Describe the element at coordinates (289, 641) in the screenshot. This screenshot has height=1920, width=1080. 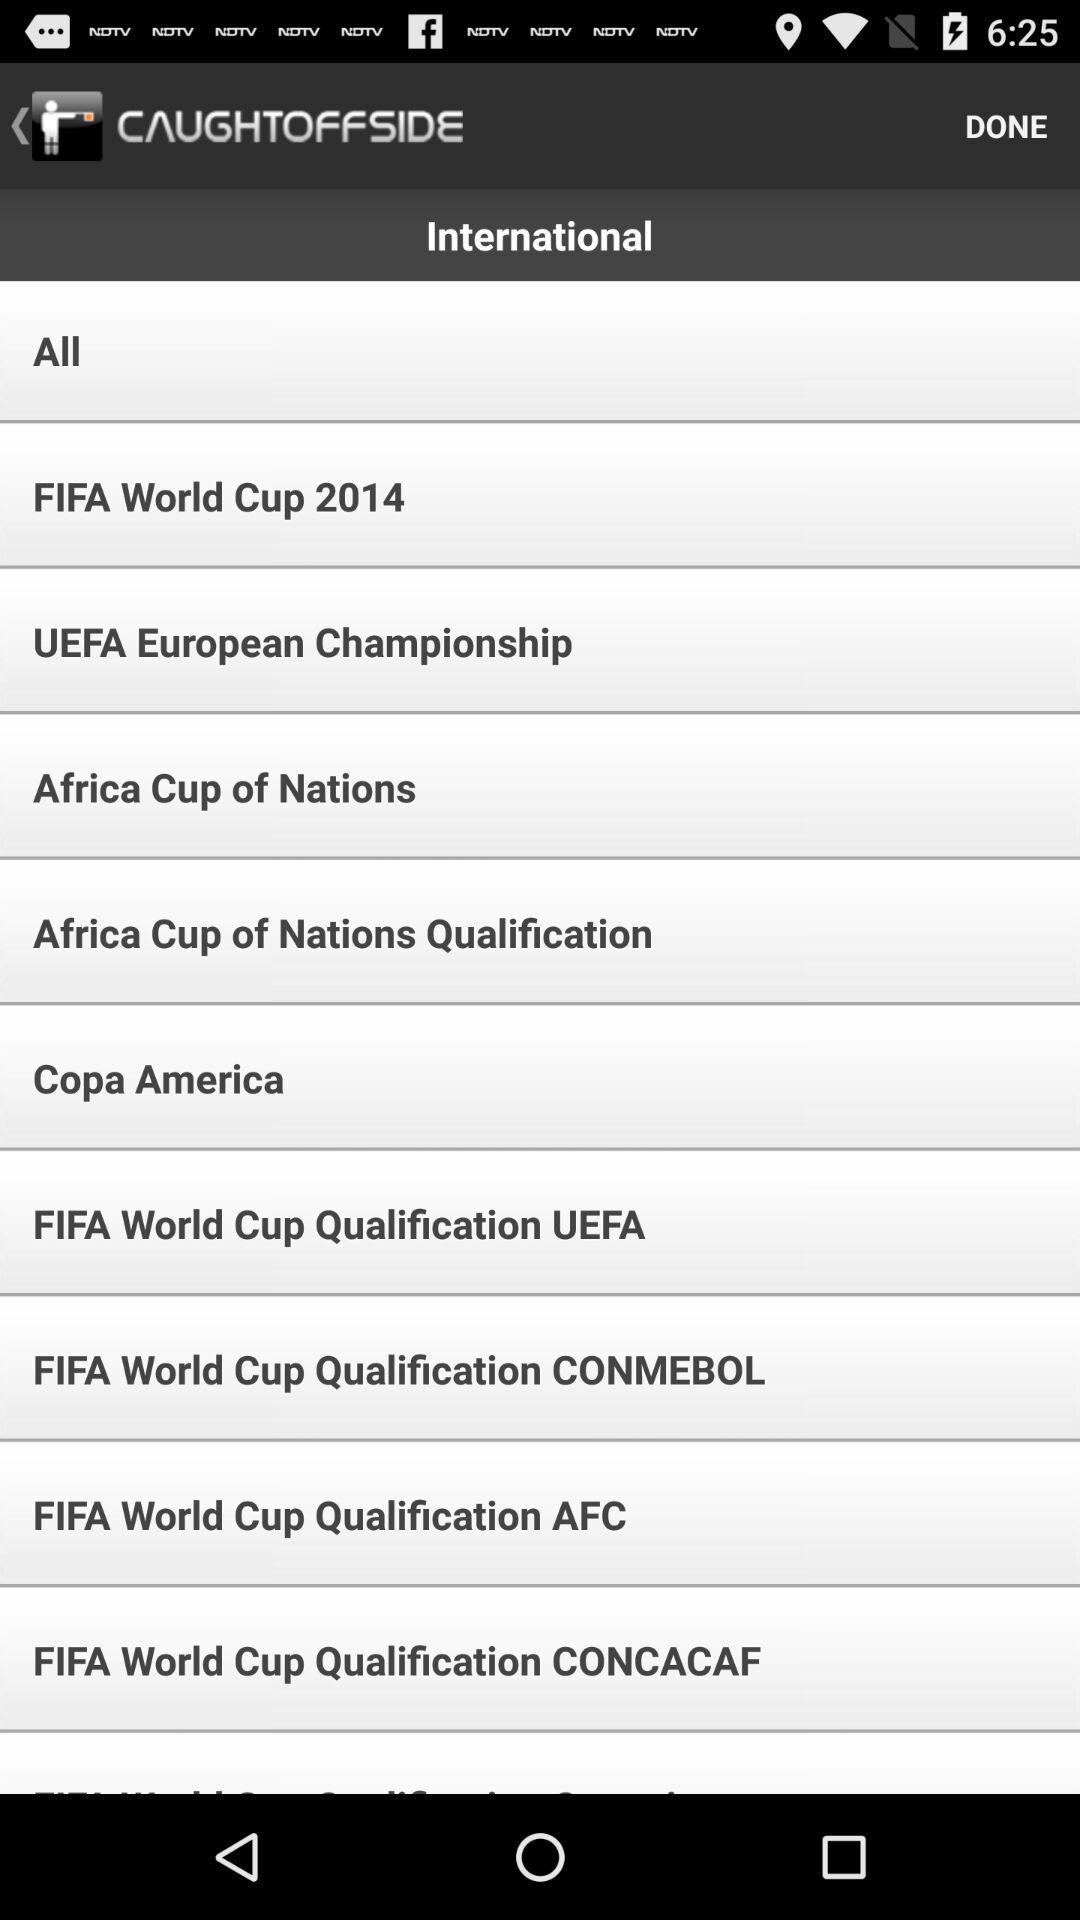
I see `the uefa european championship app` at that location.